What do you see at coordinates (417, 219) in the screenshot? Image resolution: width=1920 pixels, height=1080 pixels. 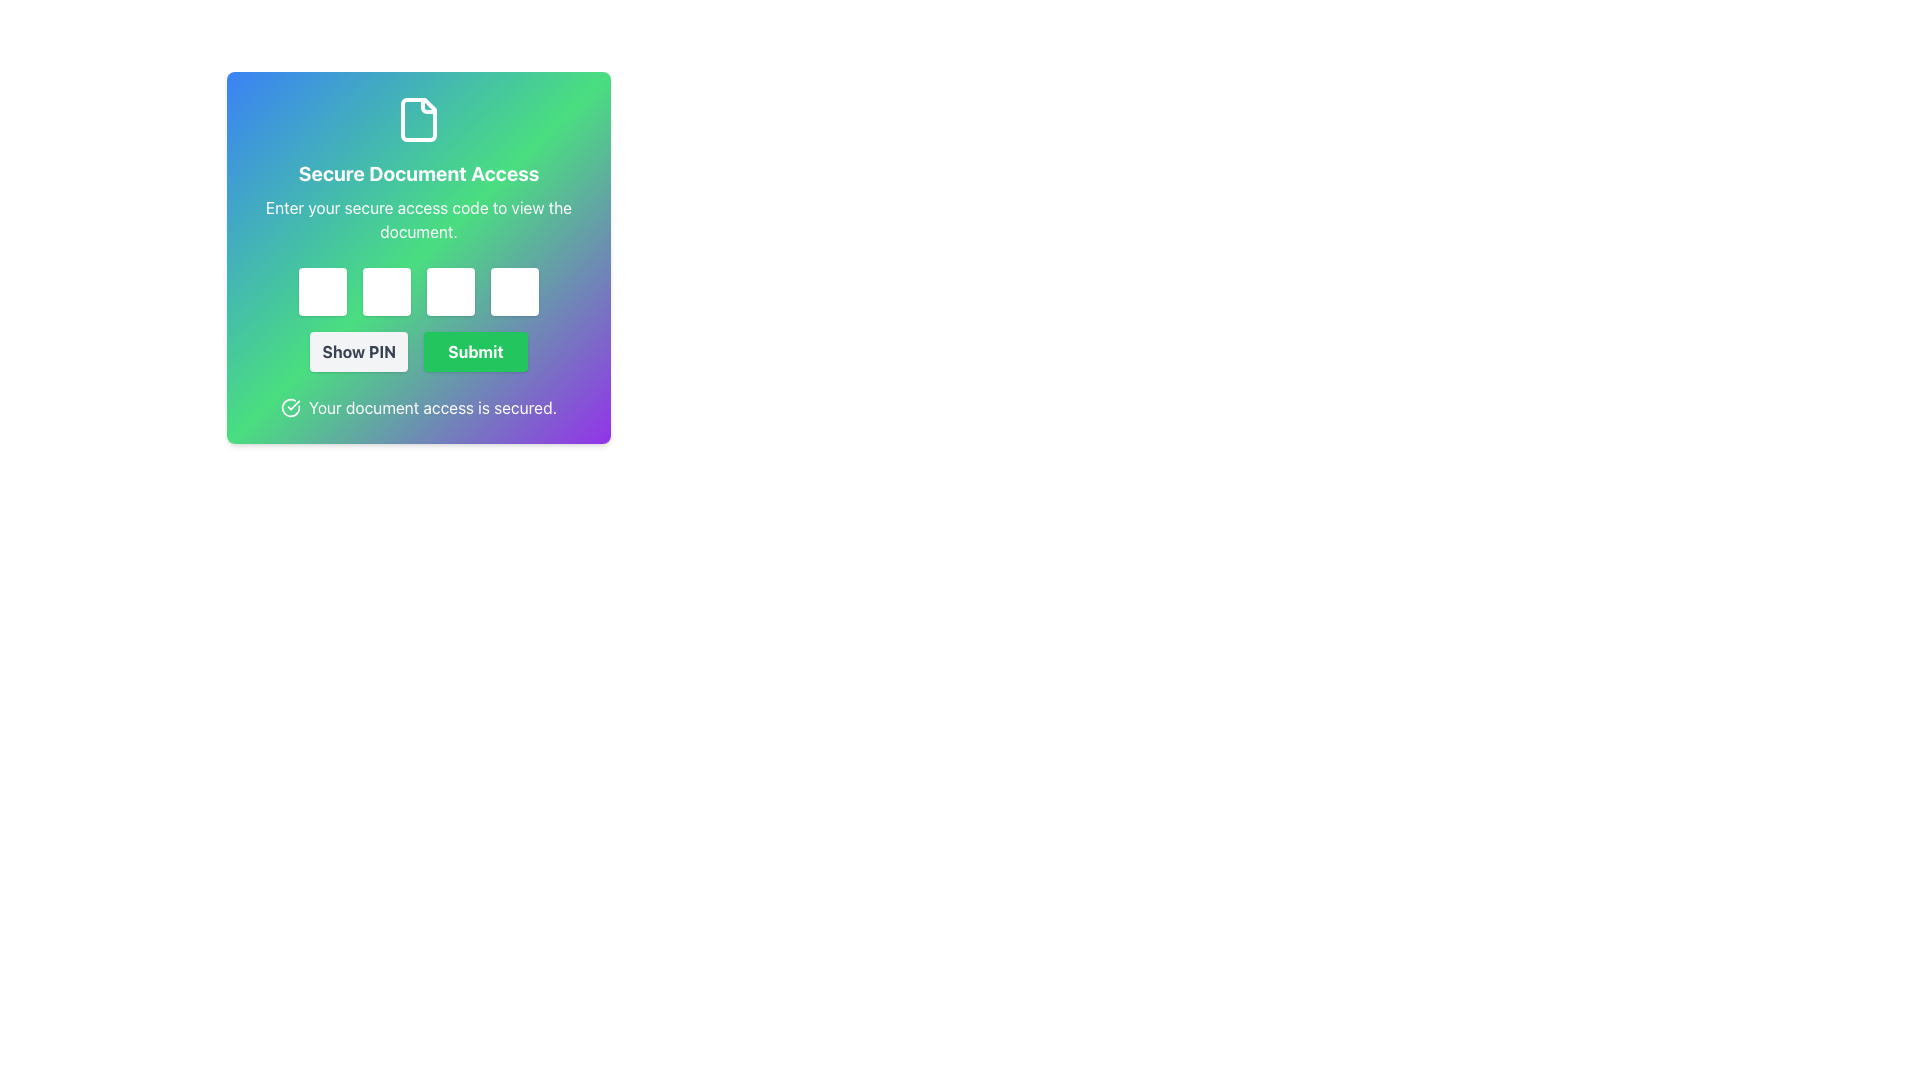 I see `the static text stating 'Enter your secure access code` at bounding box center [417, 219].